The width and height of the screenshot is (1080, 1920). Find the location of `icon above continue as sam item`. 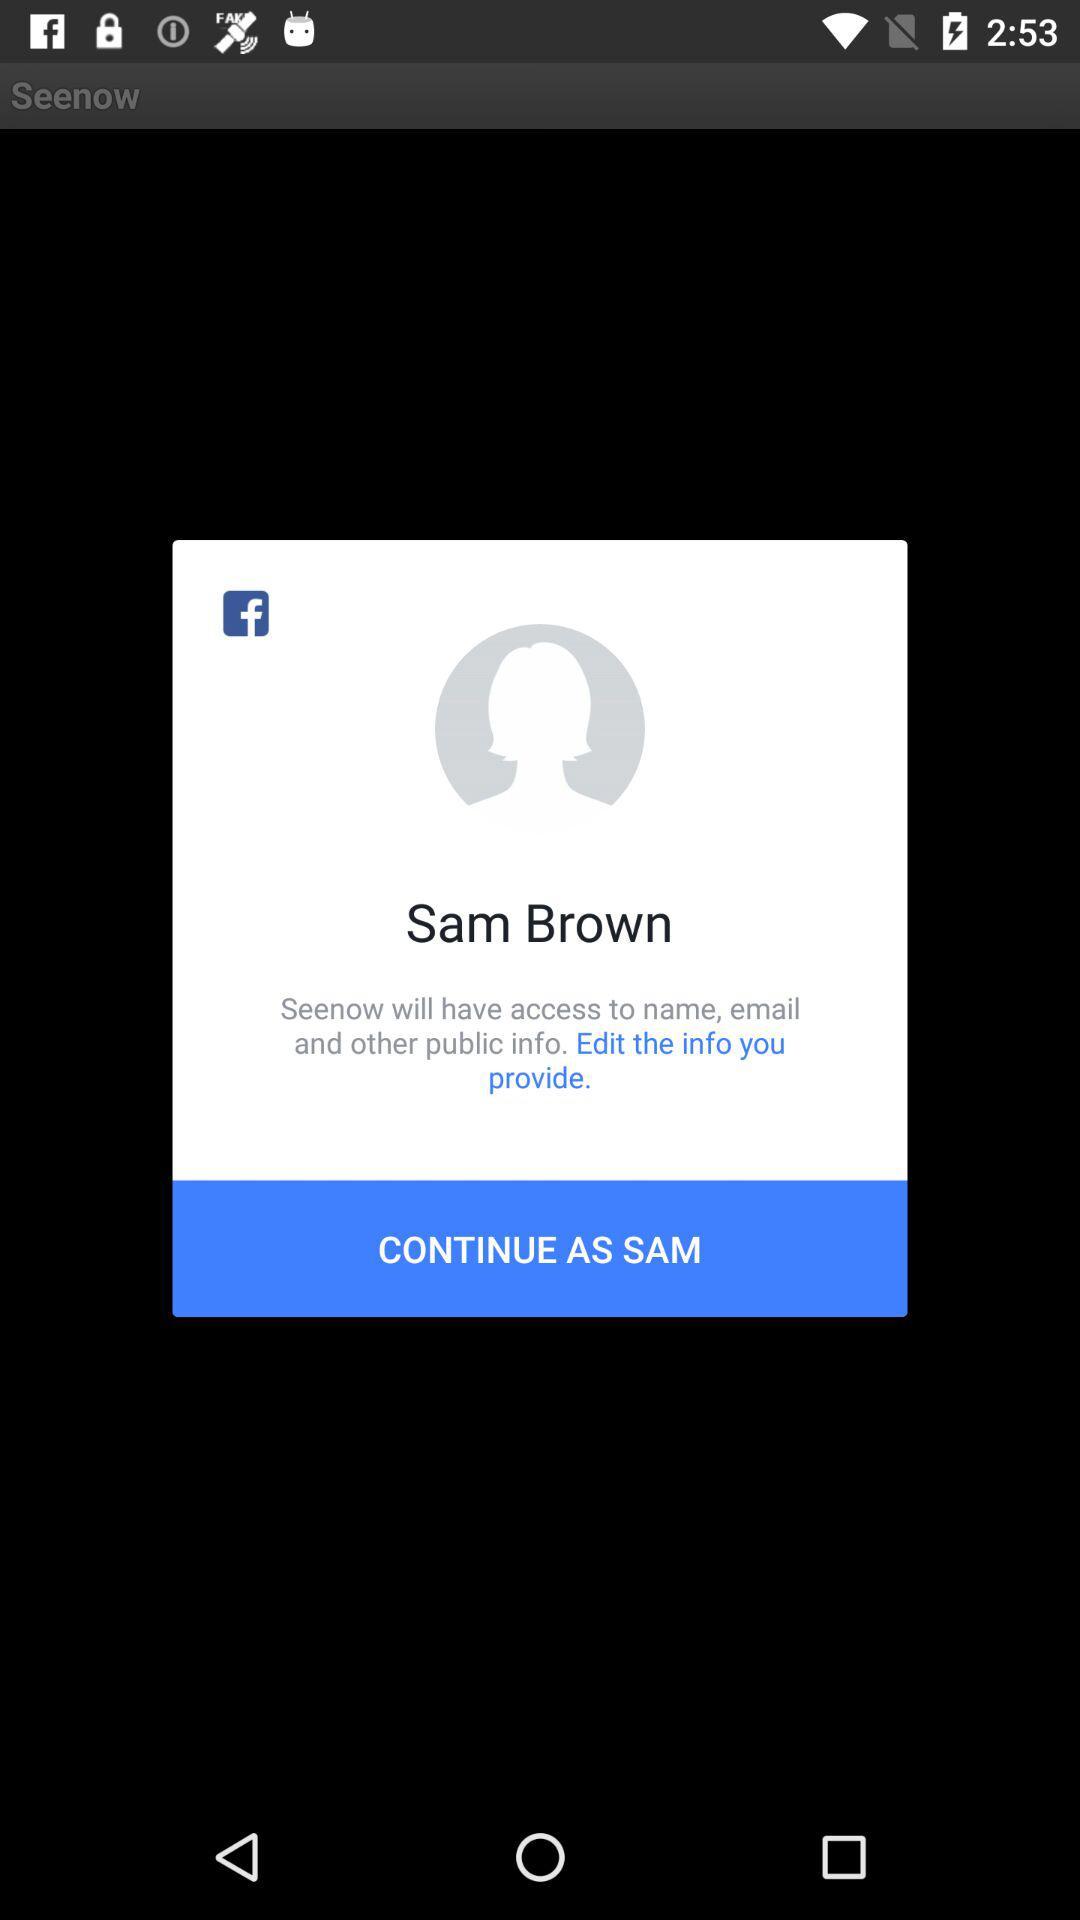

icon above continue as sam item is located at coordinates (540, 1041).